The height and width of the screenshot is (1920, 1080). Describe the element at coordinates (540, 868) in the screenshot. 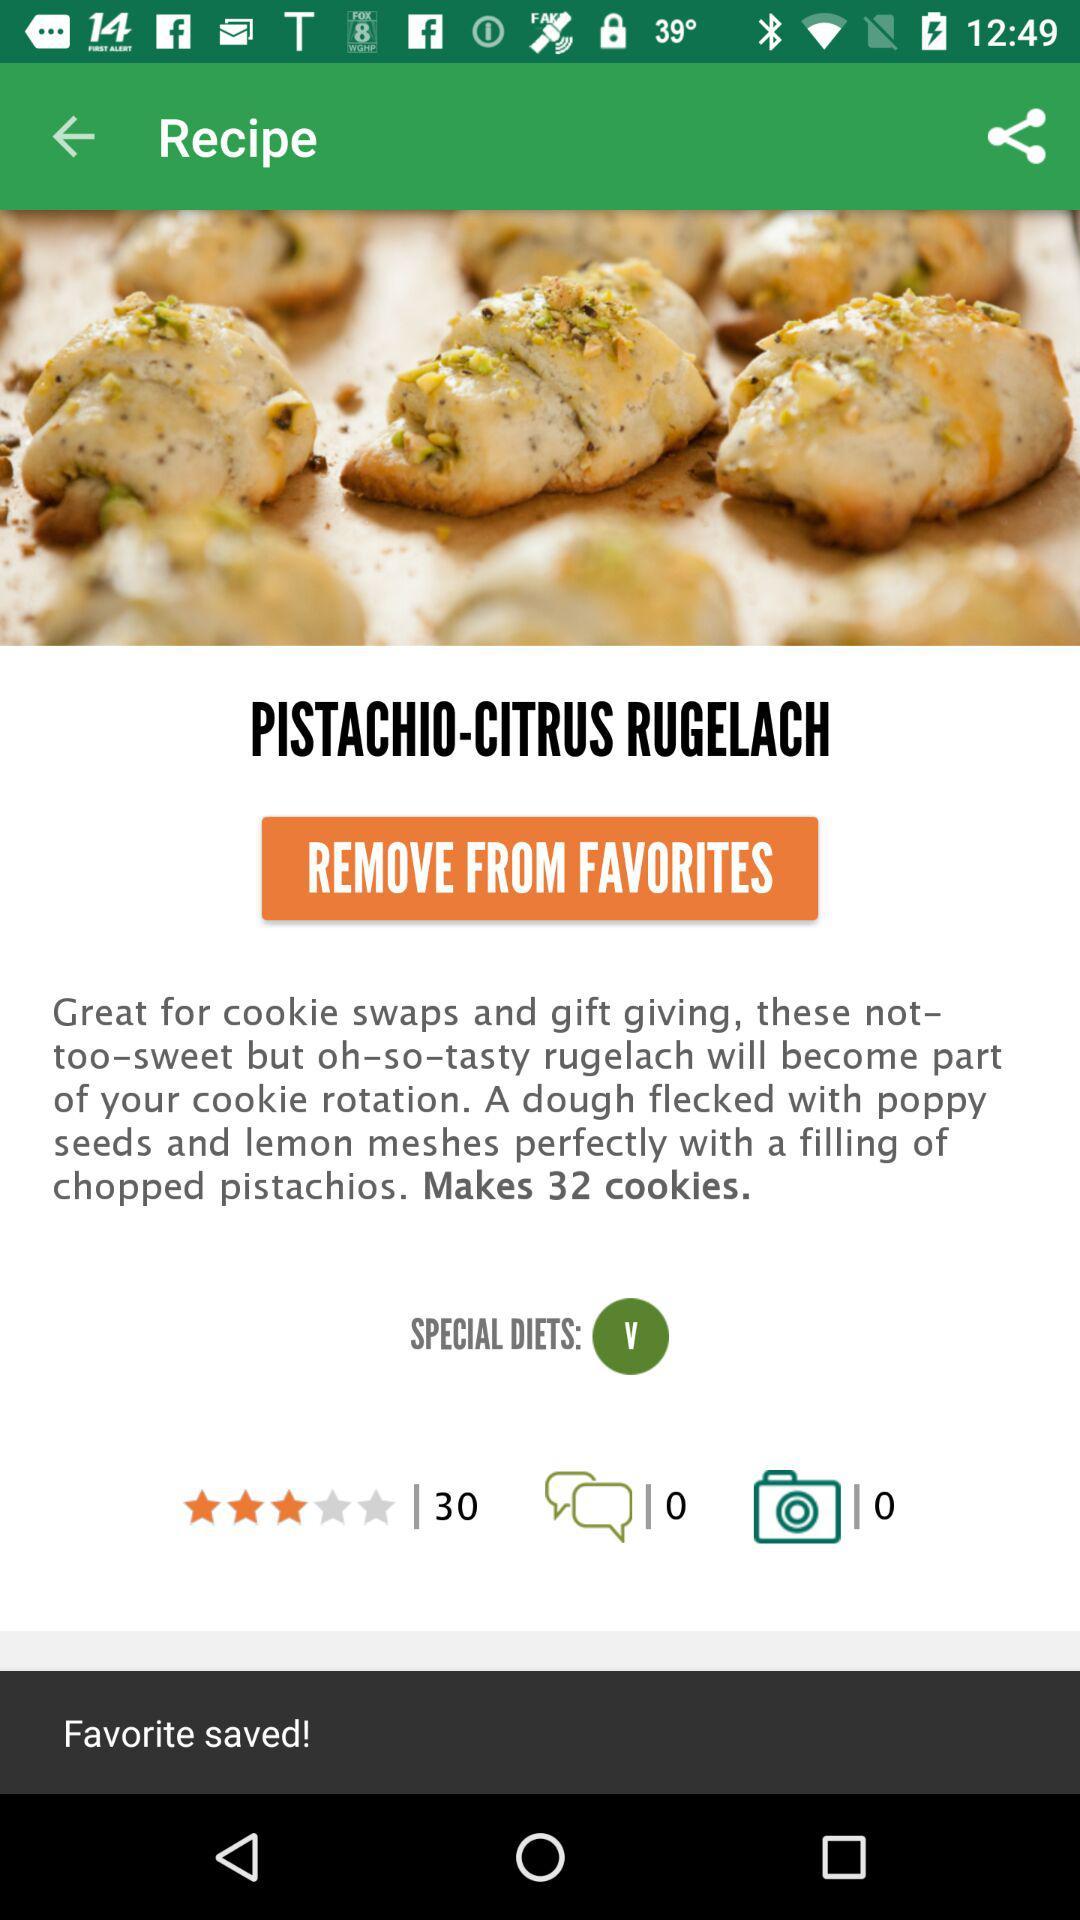

I see `remove from favorites` at that location.